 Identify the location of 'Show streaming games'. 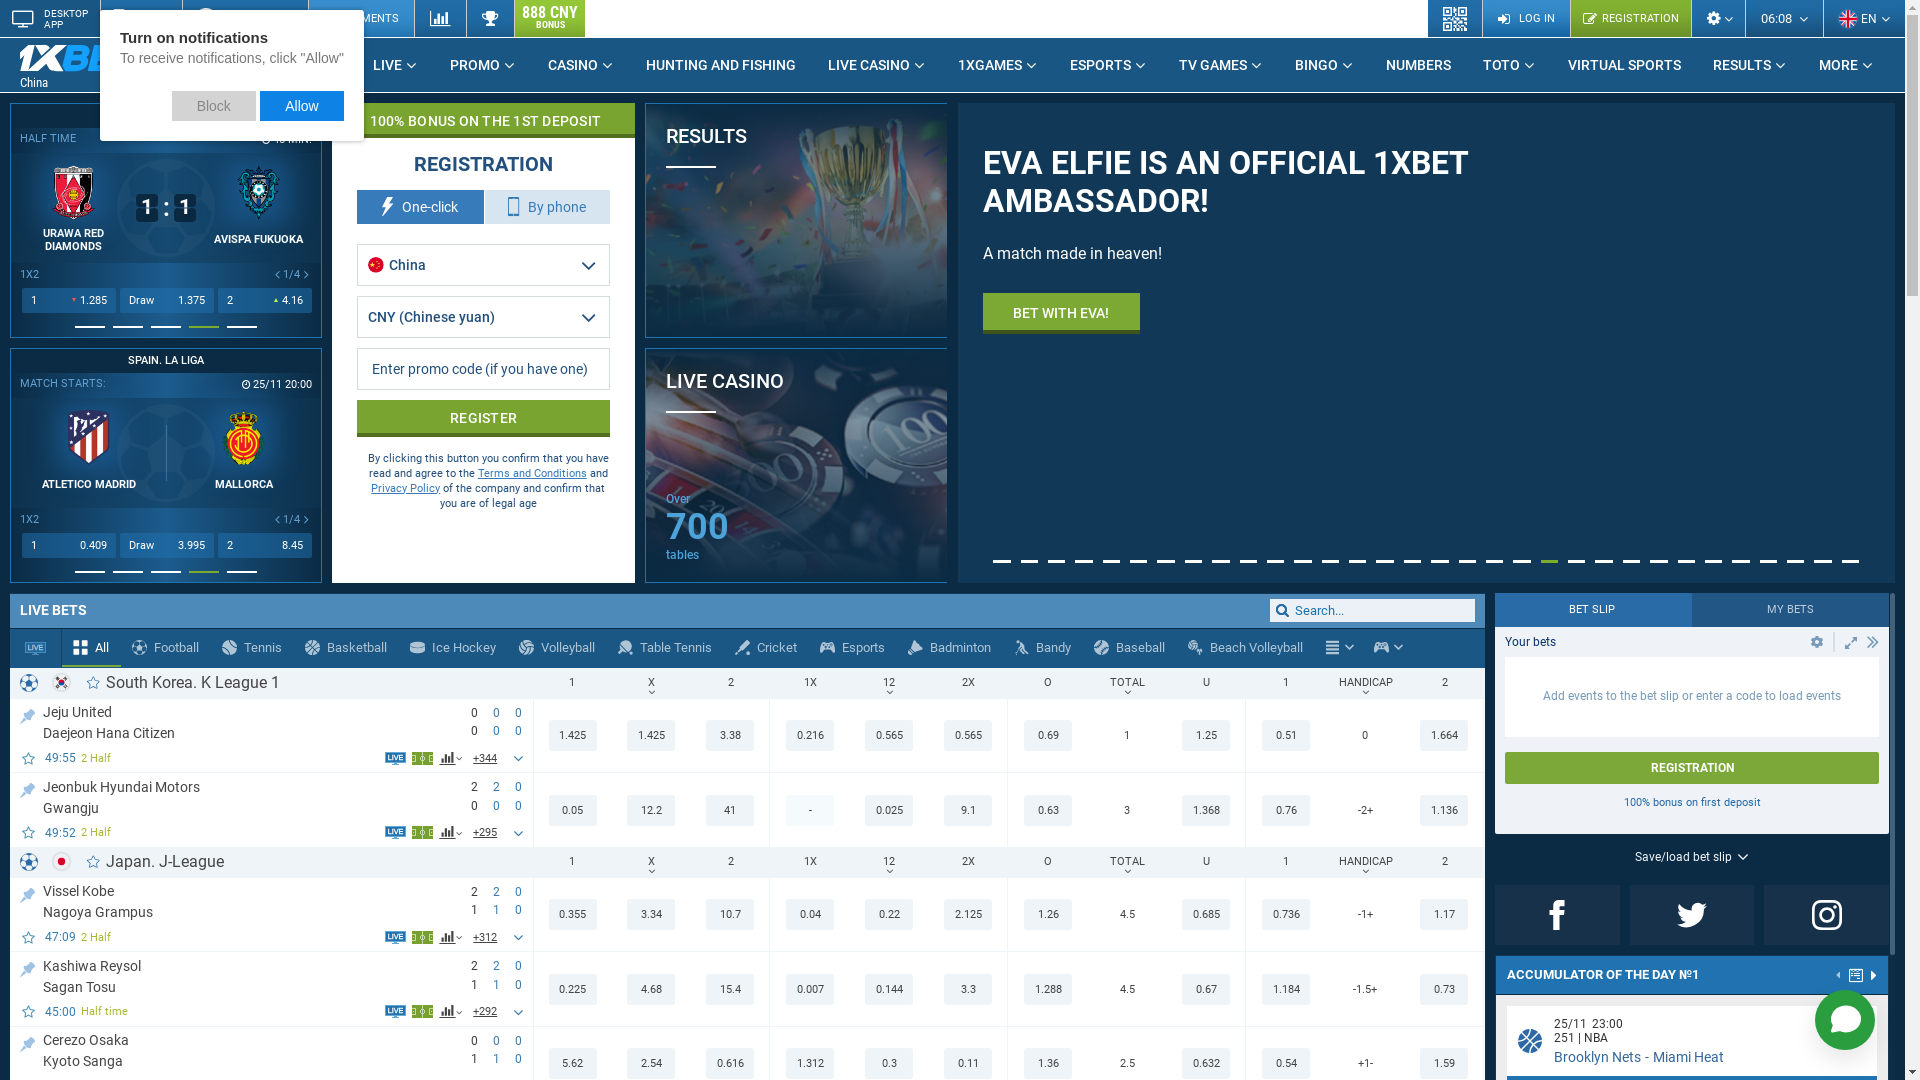
(35, 648).